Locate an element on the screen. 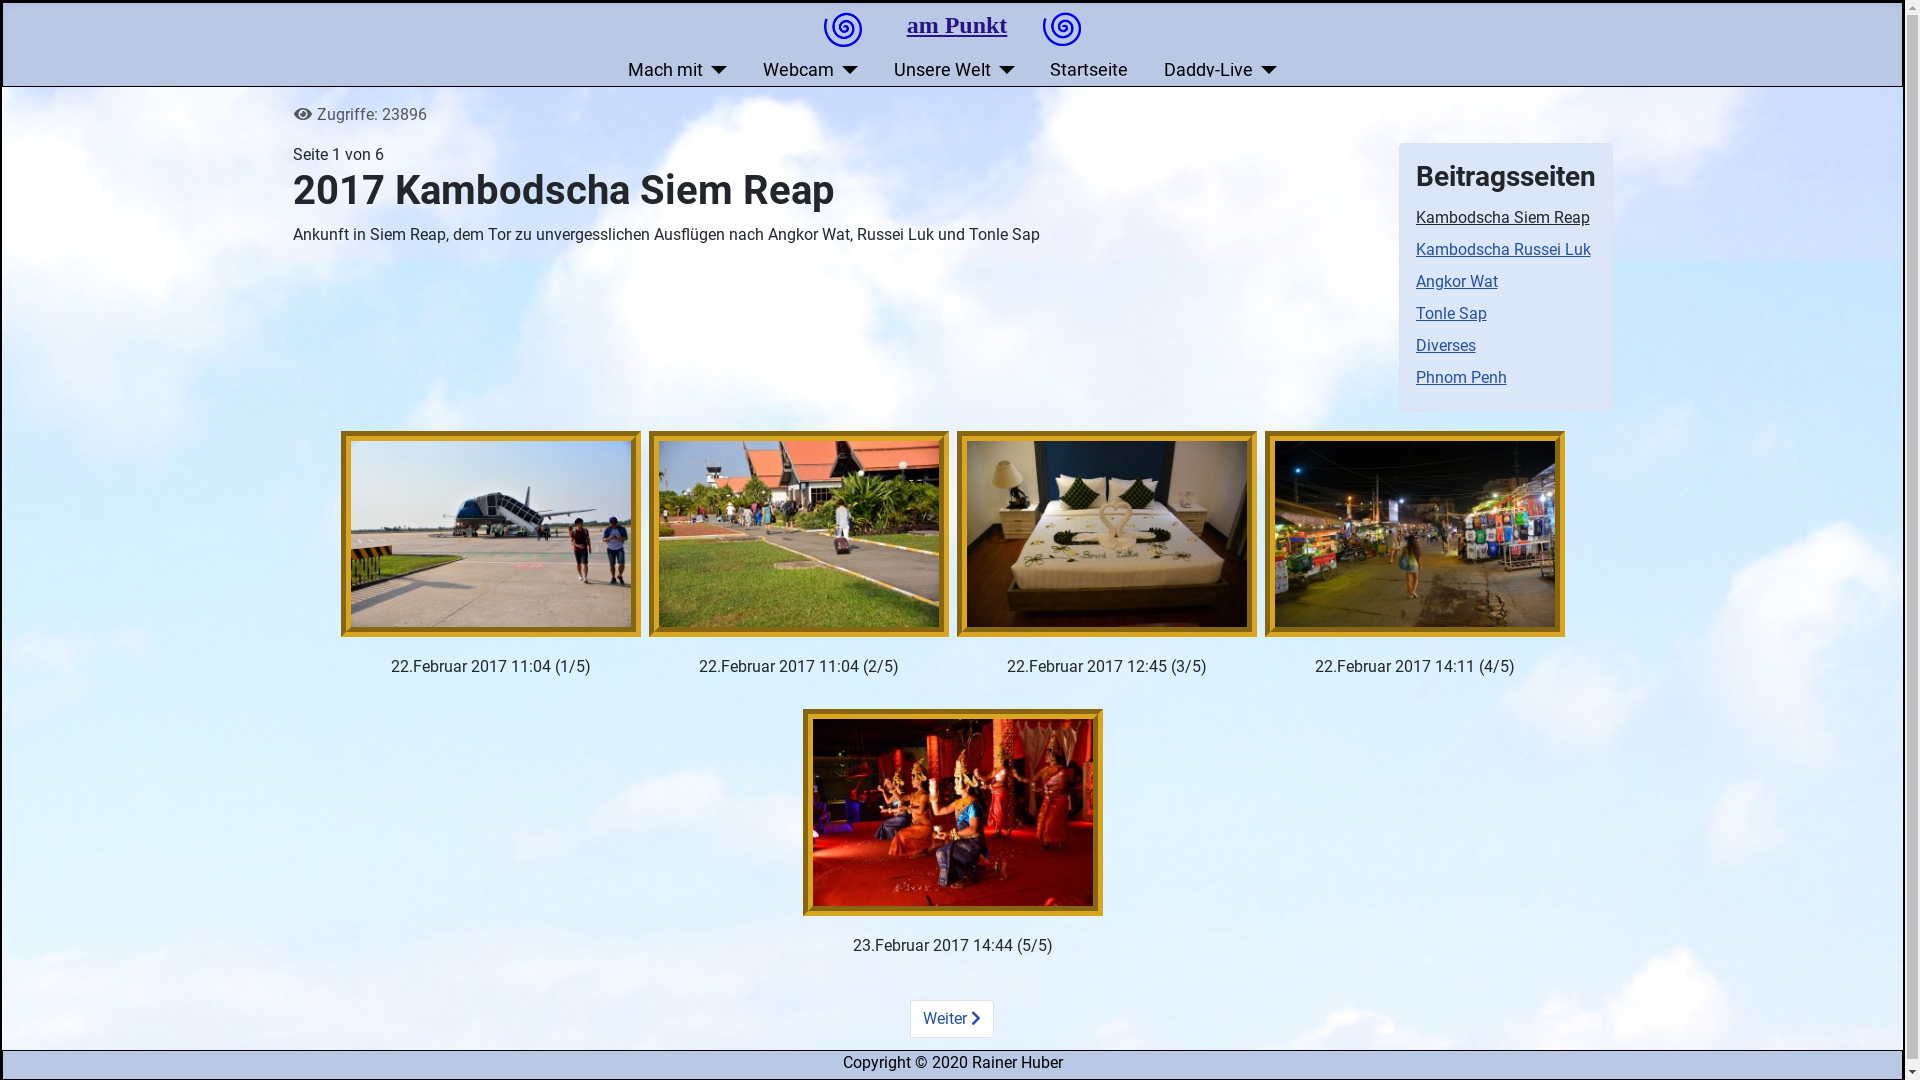 The height and width of the screenshot is (1080, 1920). 'Daddy-Live' is located at coordinates (1219, 68).